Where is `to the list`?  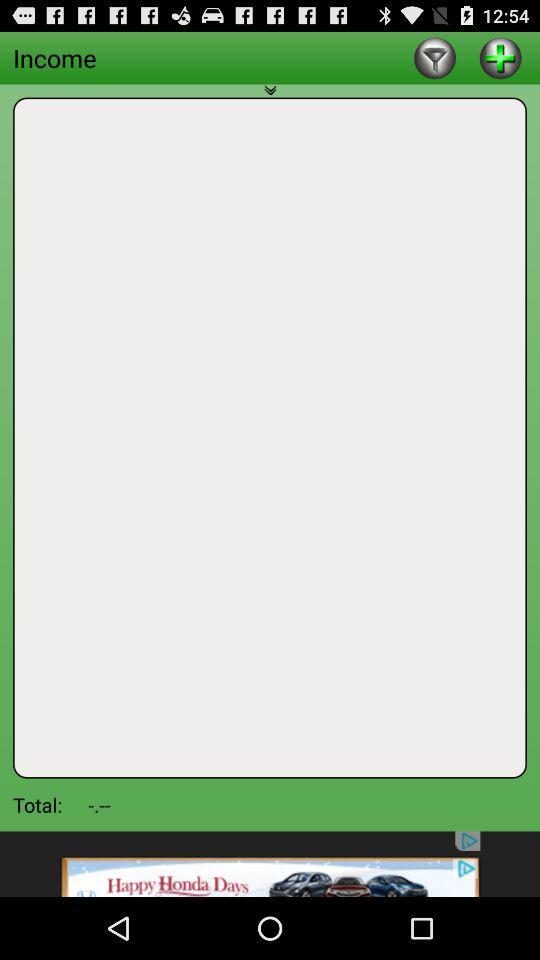 to the list is located at coordinates (499, 56).